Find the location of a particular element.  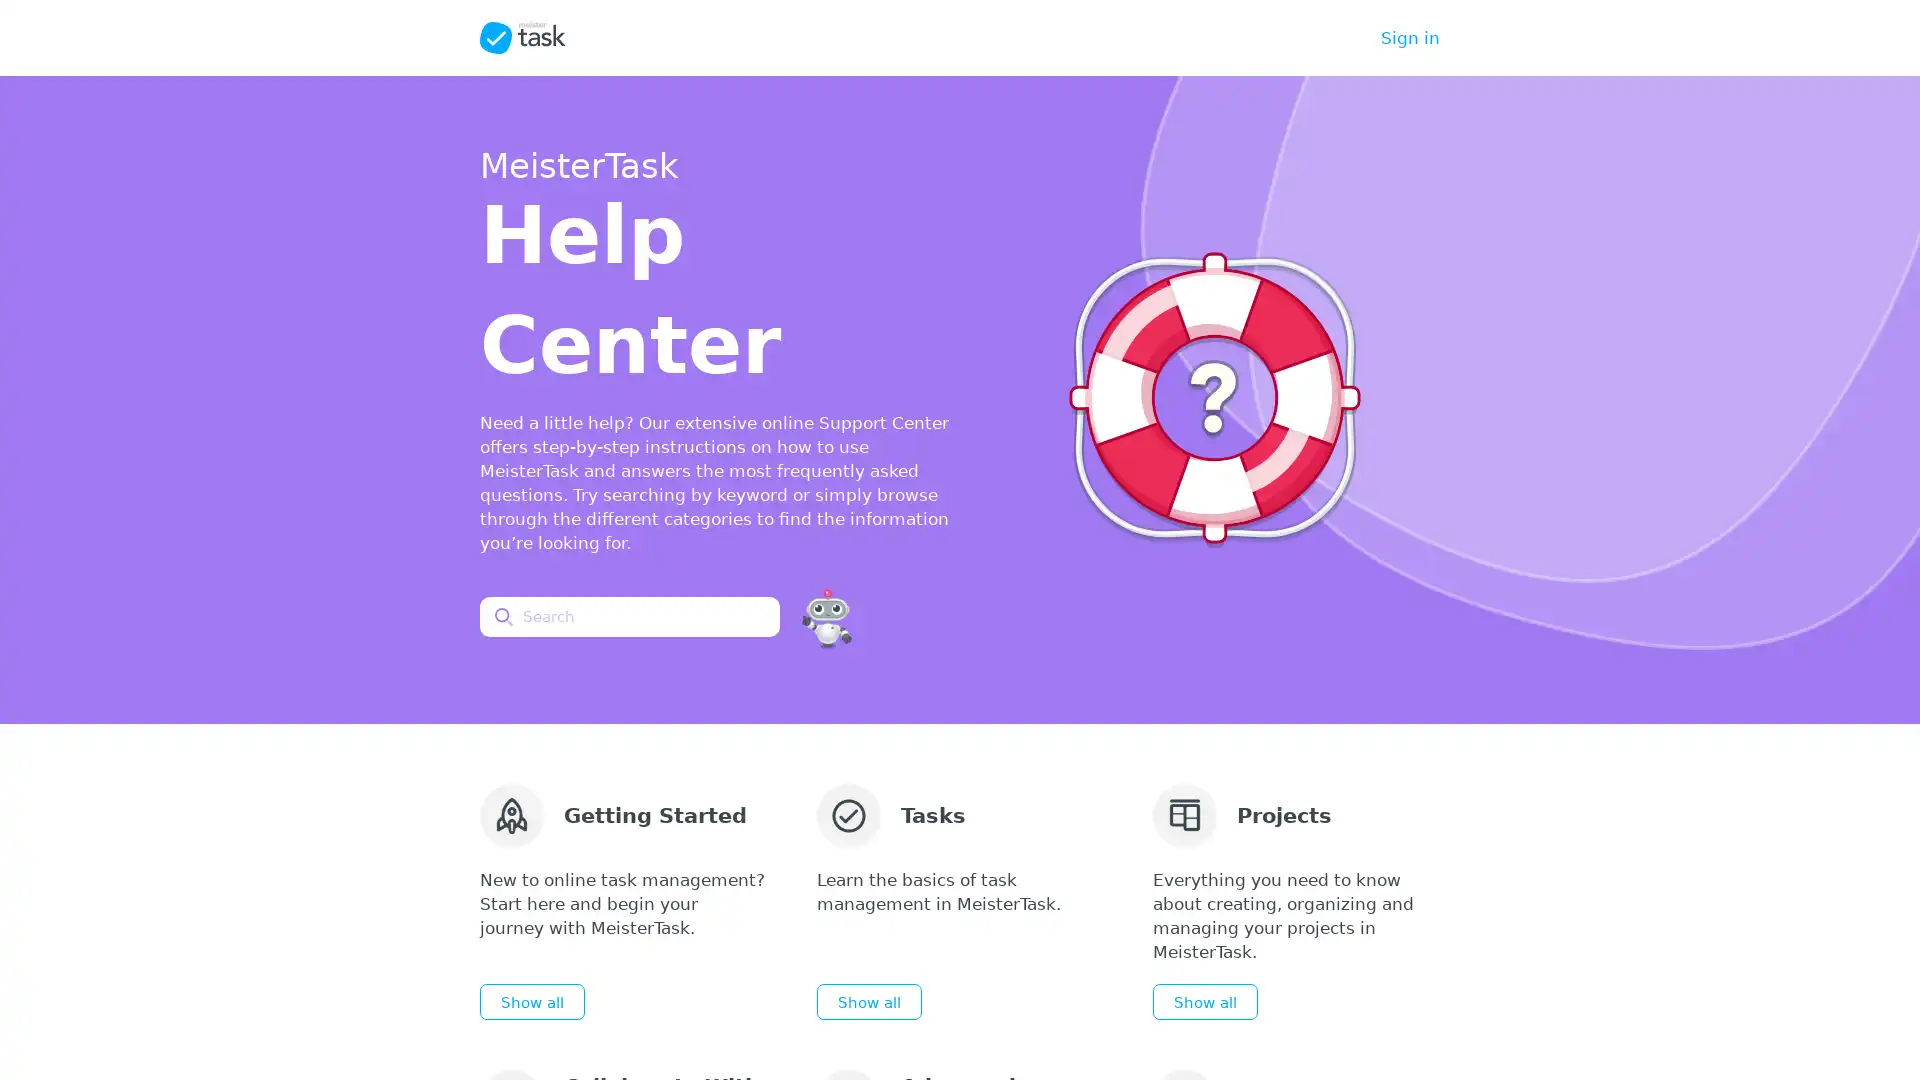

Sign in is located at coordinates (1409, 38).